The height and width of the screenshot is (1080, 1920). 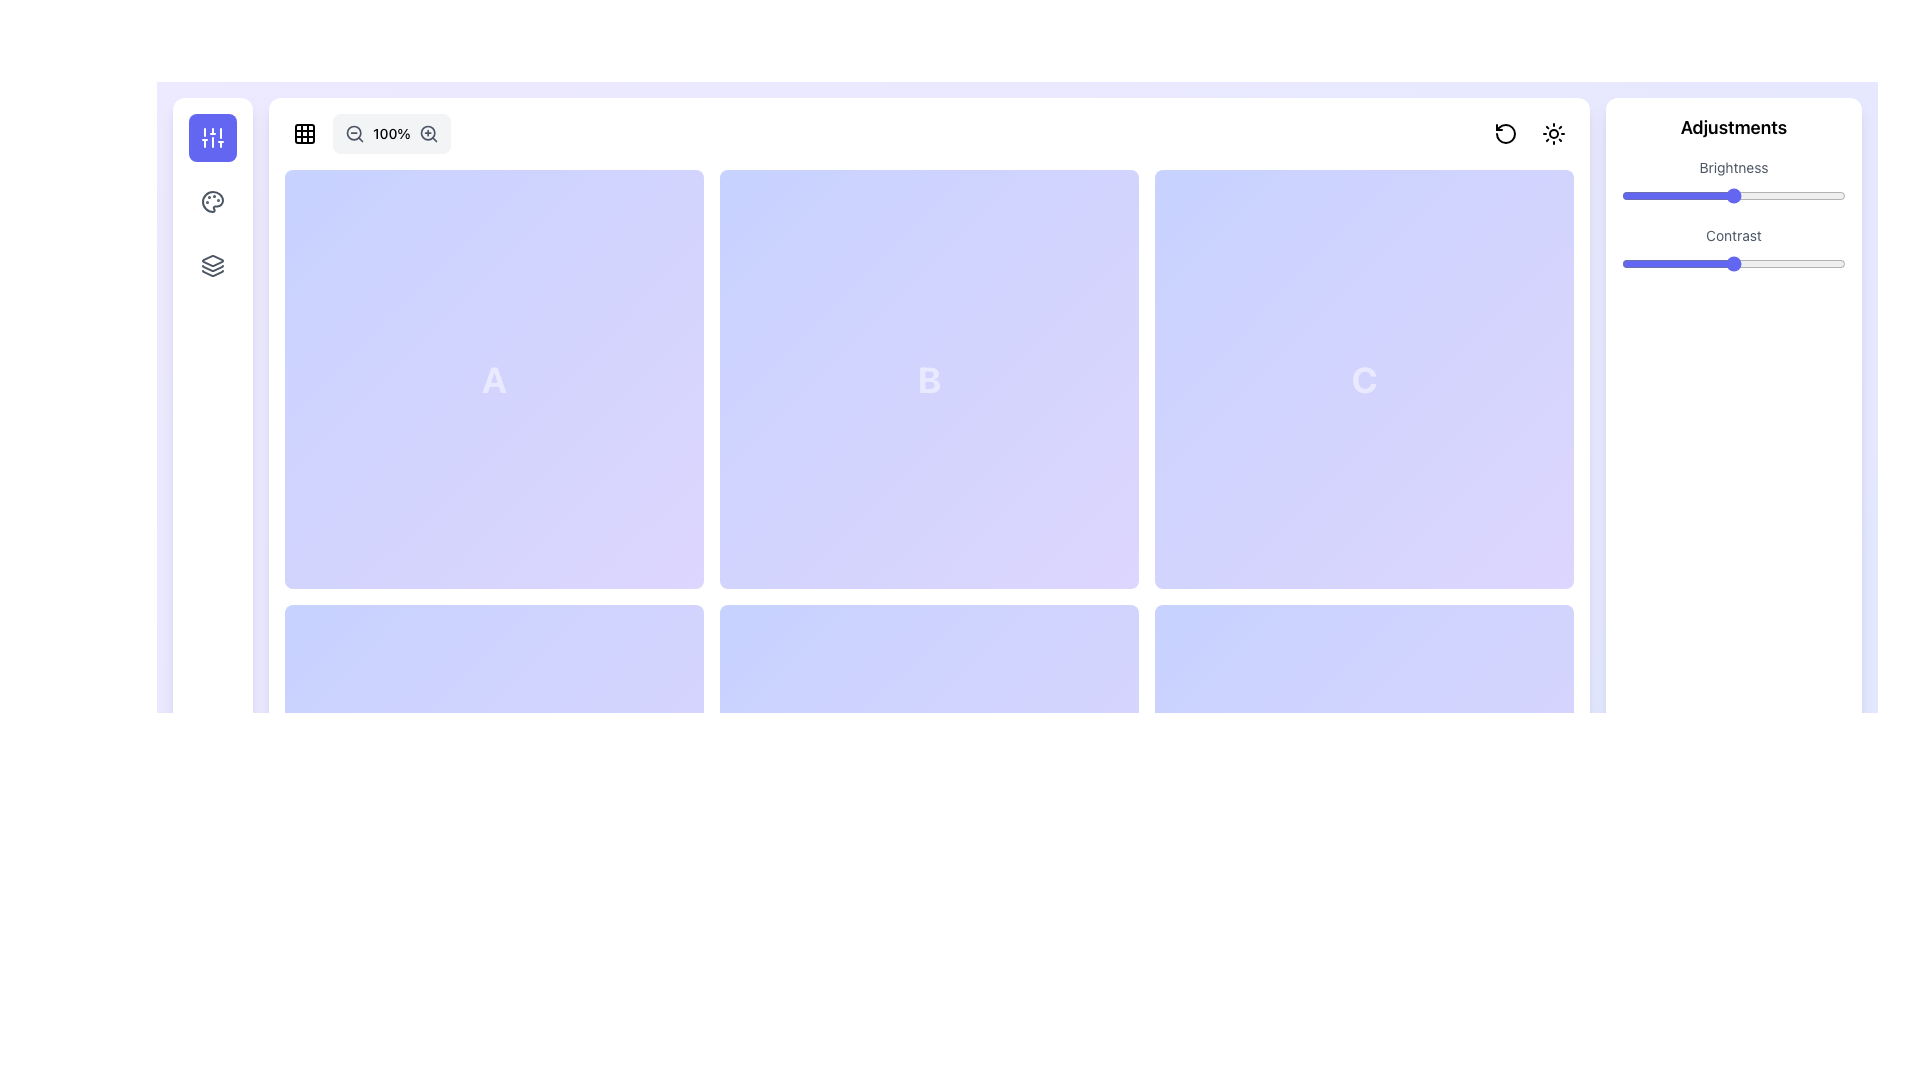 I want to click on contrast, so click(x=1631, y=262).